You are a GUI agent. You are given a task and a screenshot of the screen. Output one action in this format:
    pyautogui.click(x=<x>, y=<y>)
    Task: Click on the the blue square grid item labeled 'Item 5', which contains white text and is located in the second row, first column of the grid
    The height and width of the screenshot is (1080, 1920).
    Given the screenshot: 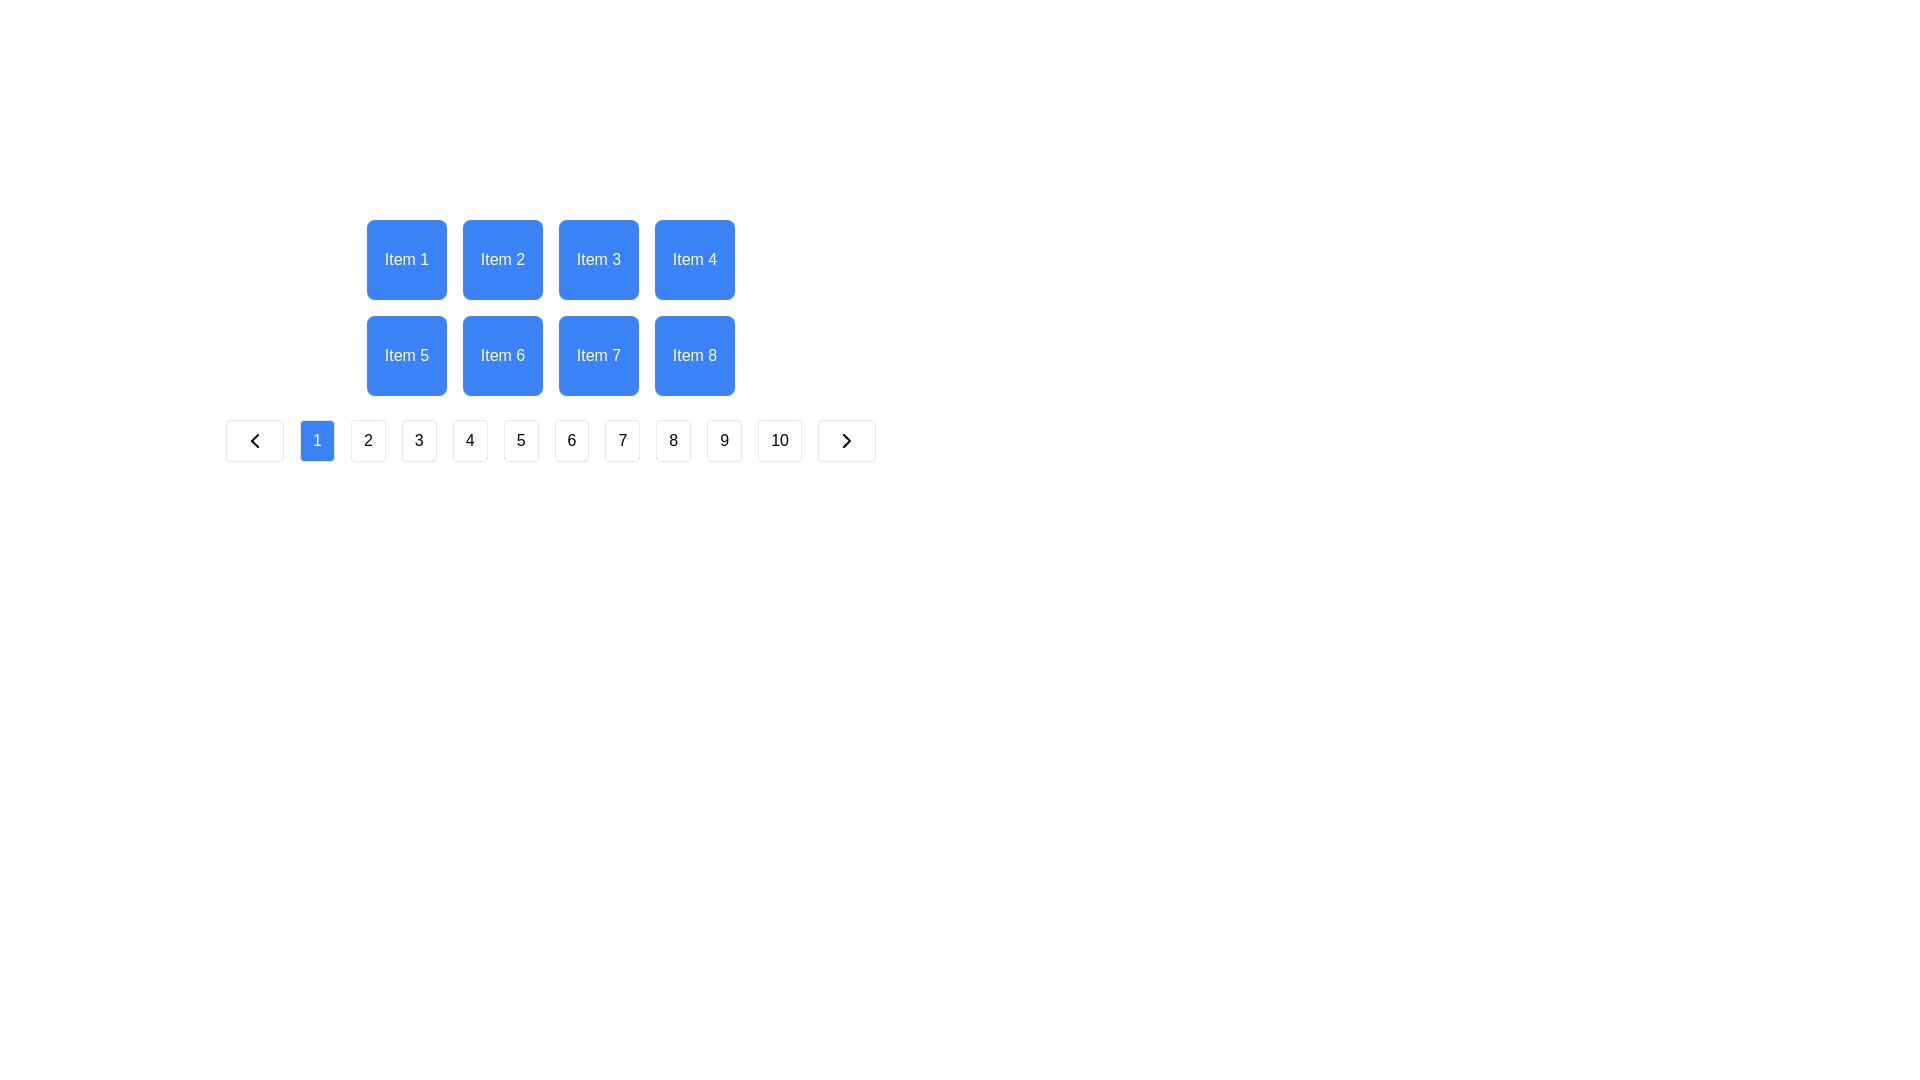 What is the action you would take?
    pyautogui.click(x=406, y=354)
    